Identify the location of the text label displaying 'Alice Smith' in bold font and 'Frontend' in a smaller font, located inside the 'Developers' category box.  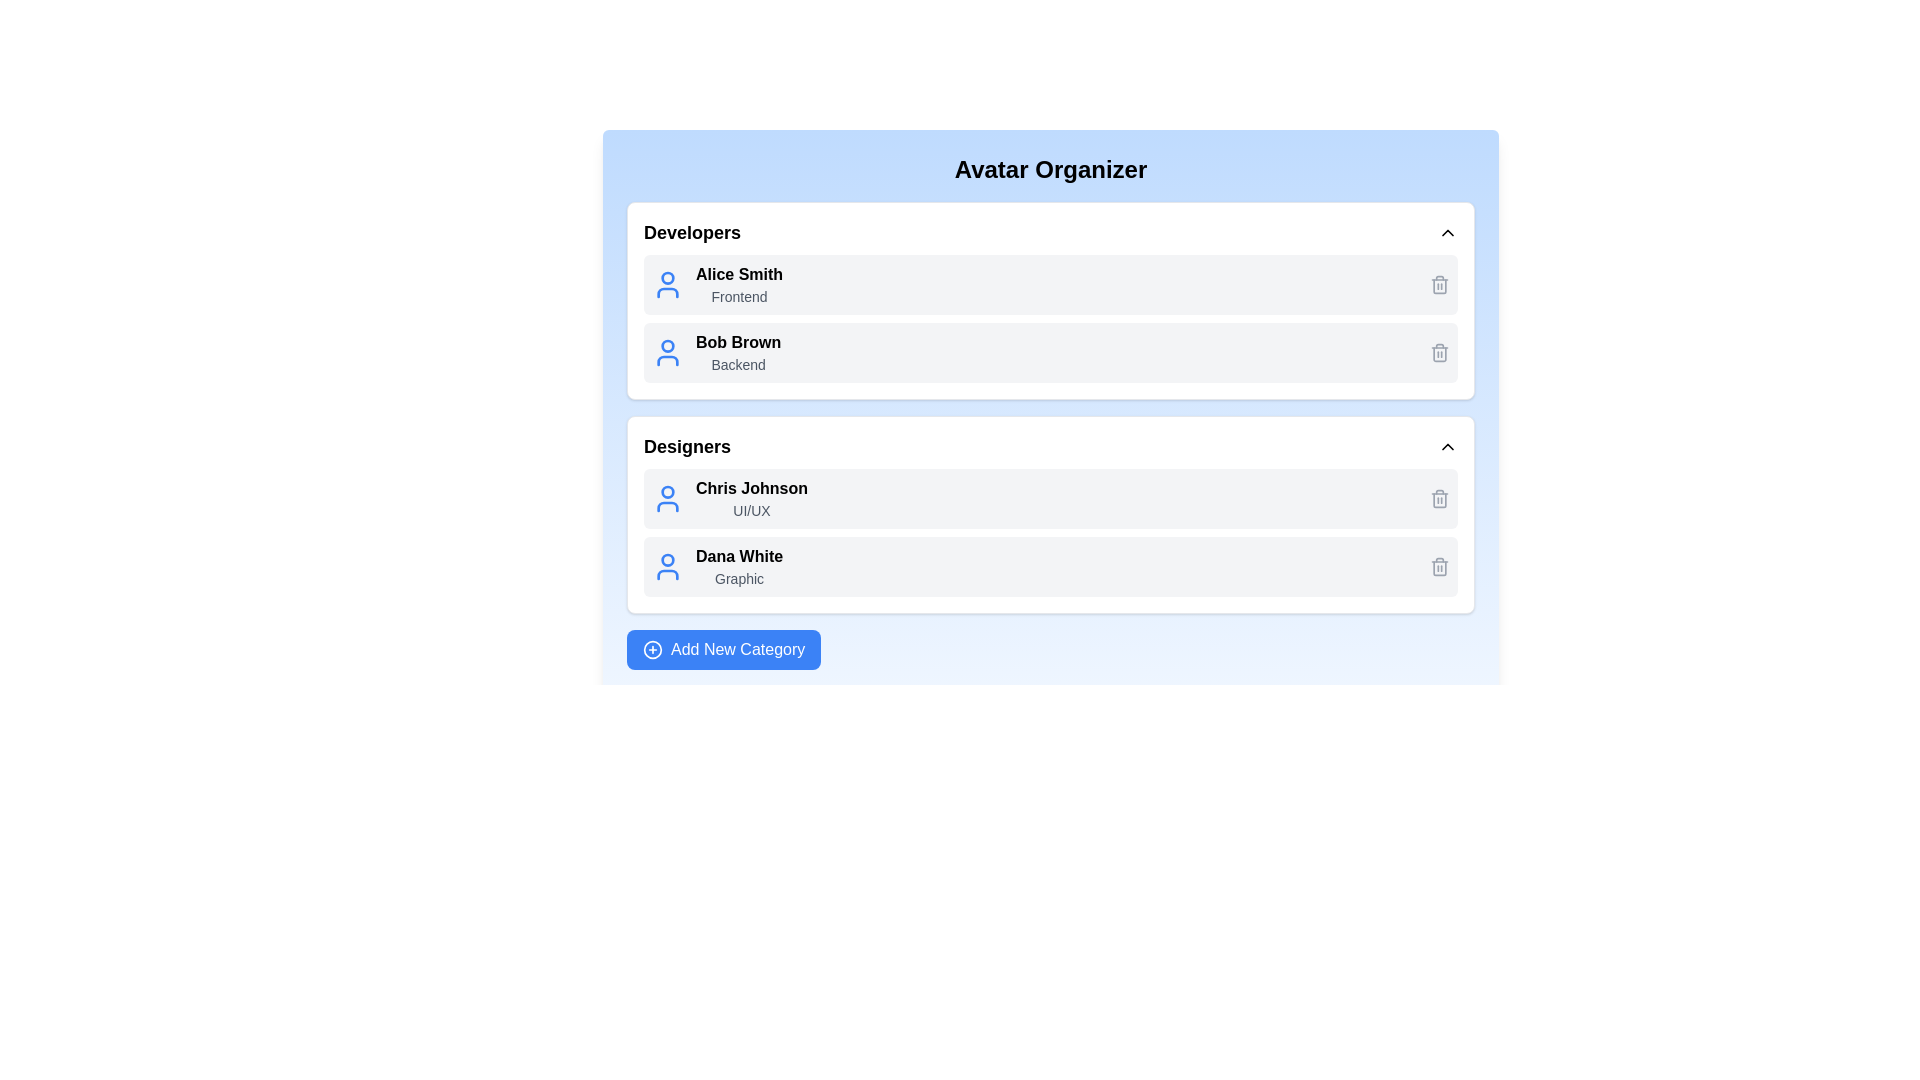
(738, 285).